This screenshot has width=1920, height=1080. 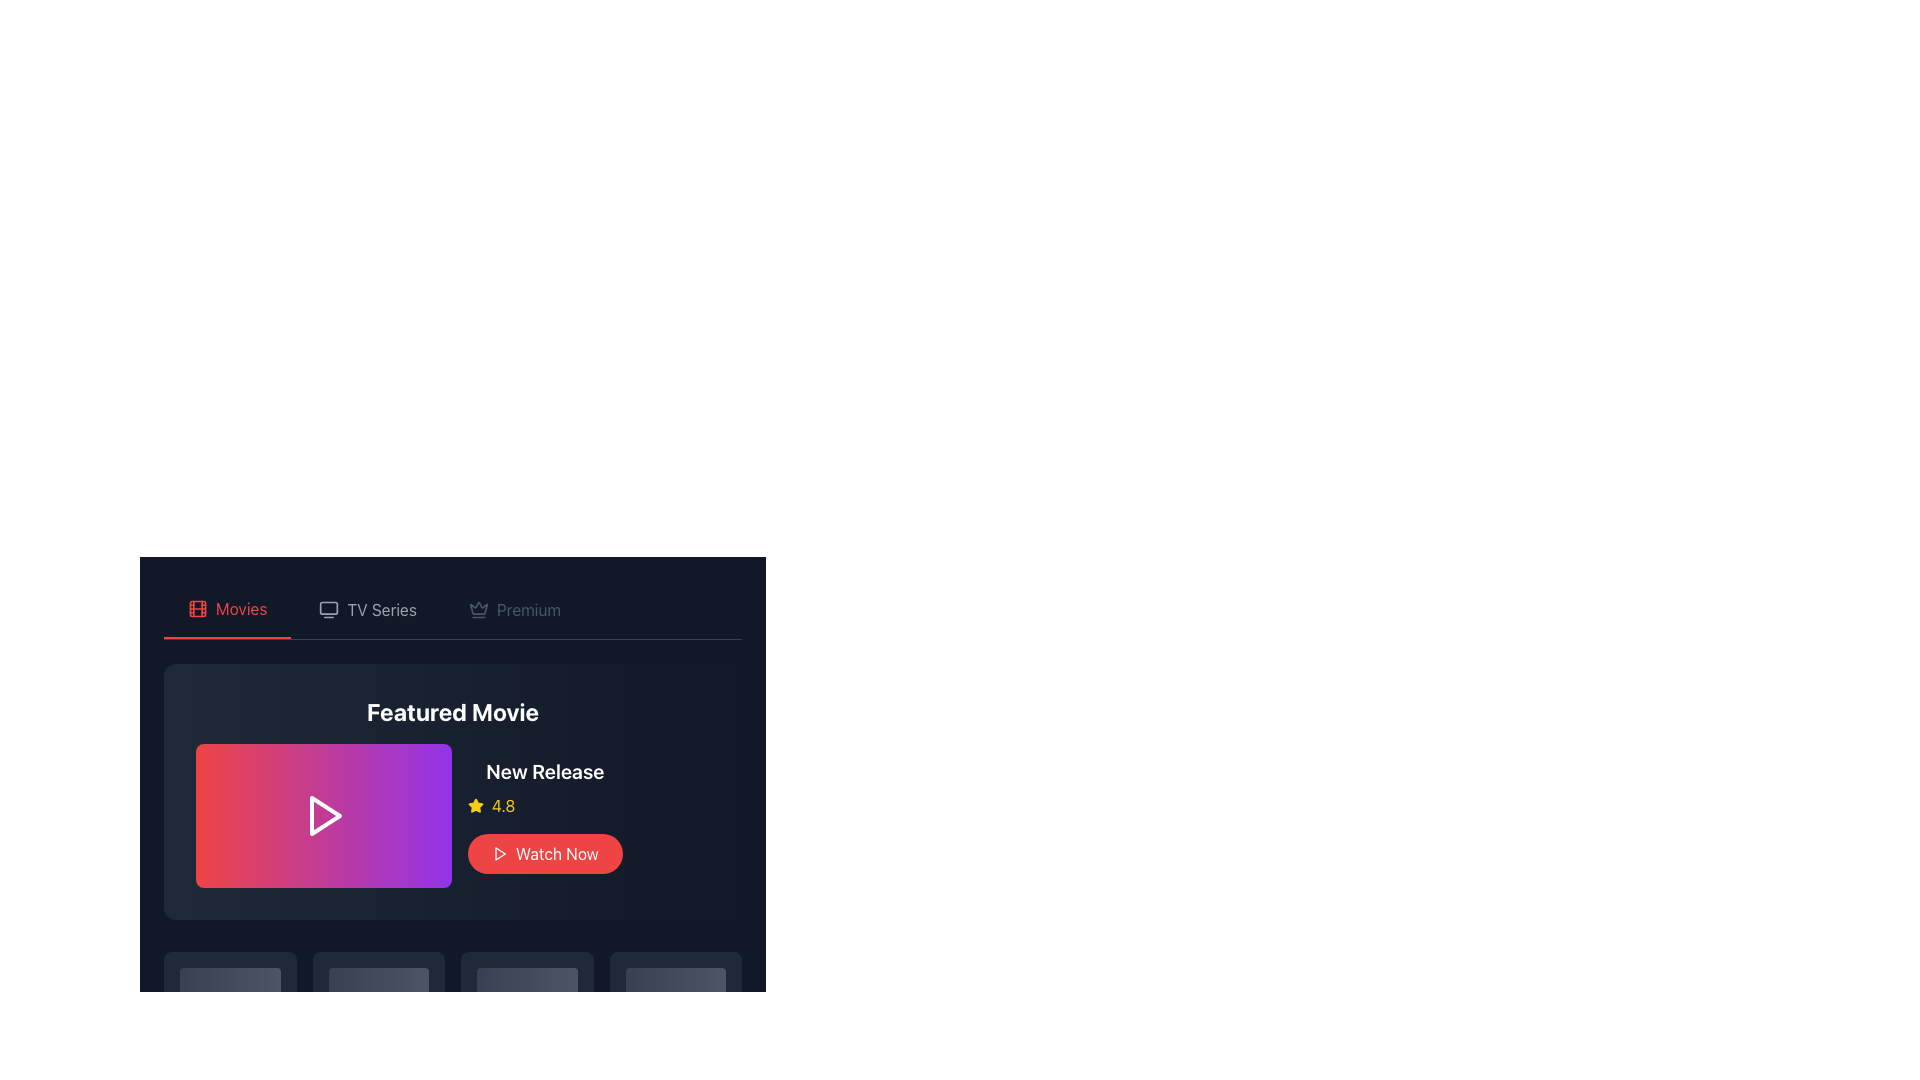 I want to click on the internal rectangle of the minimalistic TV icon, which is a softened corner rectangular shape situated at the top center of the application layout, so click(x=329, y=607).